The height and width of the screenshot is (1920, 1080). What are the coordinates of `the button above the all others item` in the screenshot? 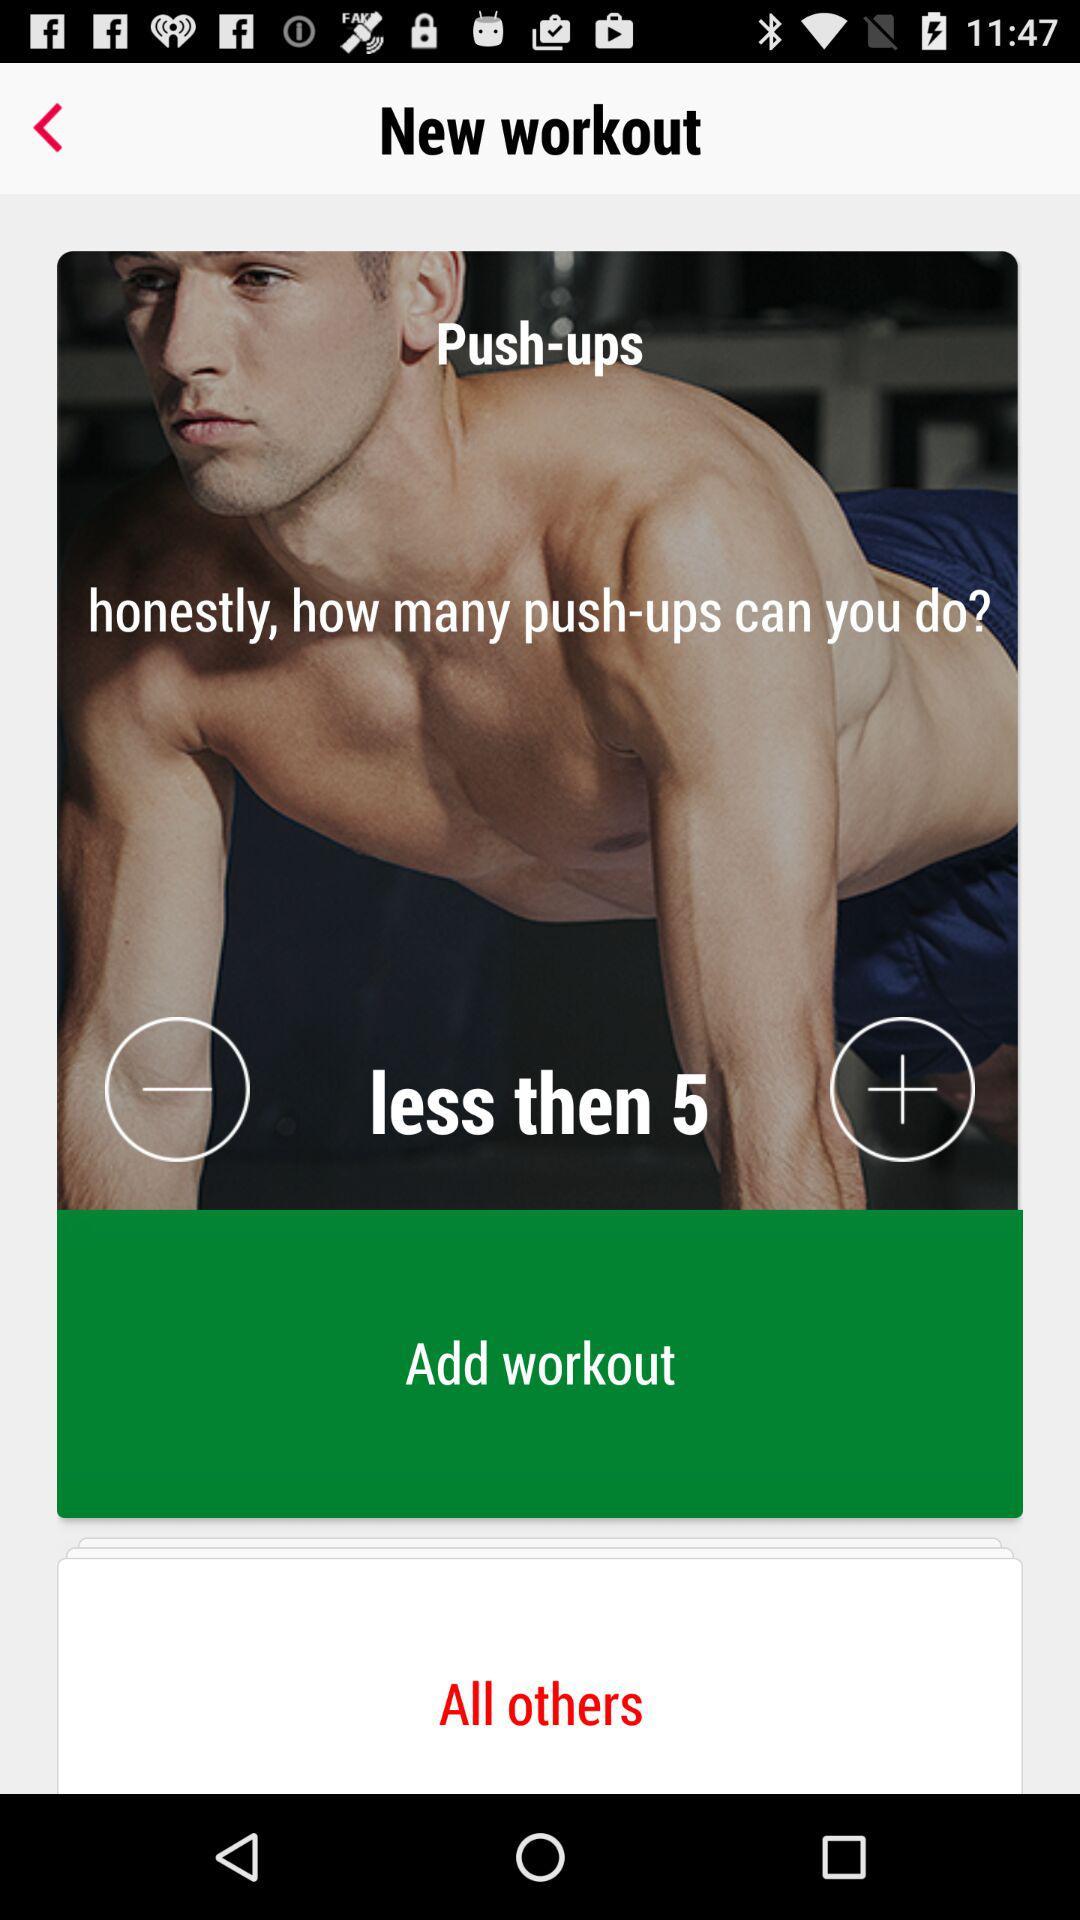 It's located at (540, 1368).